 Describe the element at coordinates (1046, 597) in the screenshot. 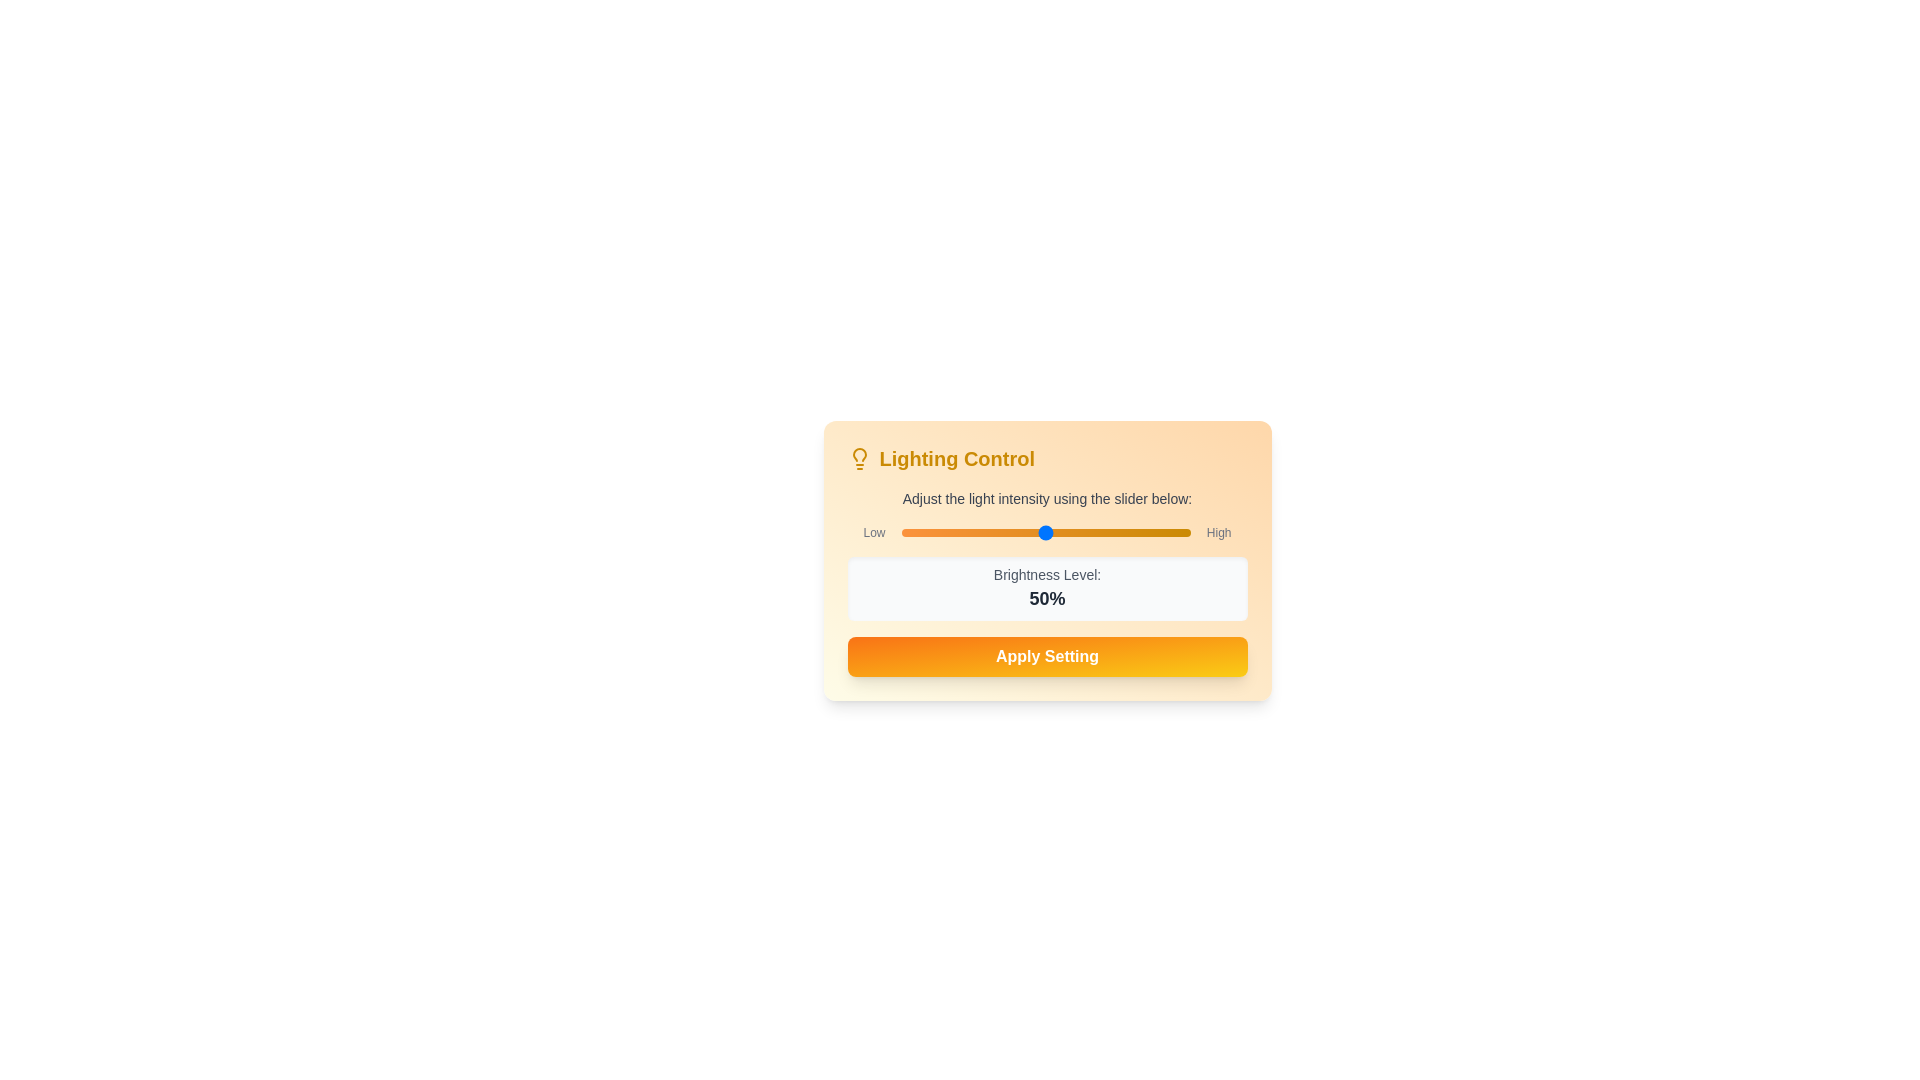

I see `the static text display showing '50%' which indicates the brightness level in a bold, dark gray font, positioned next to 'Brightness Level:'` at that location.